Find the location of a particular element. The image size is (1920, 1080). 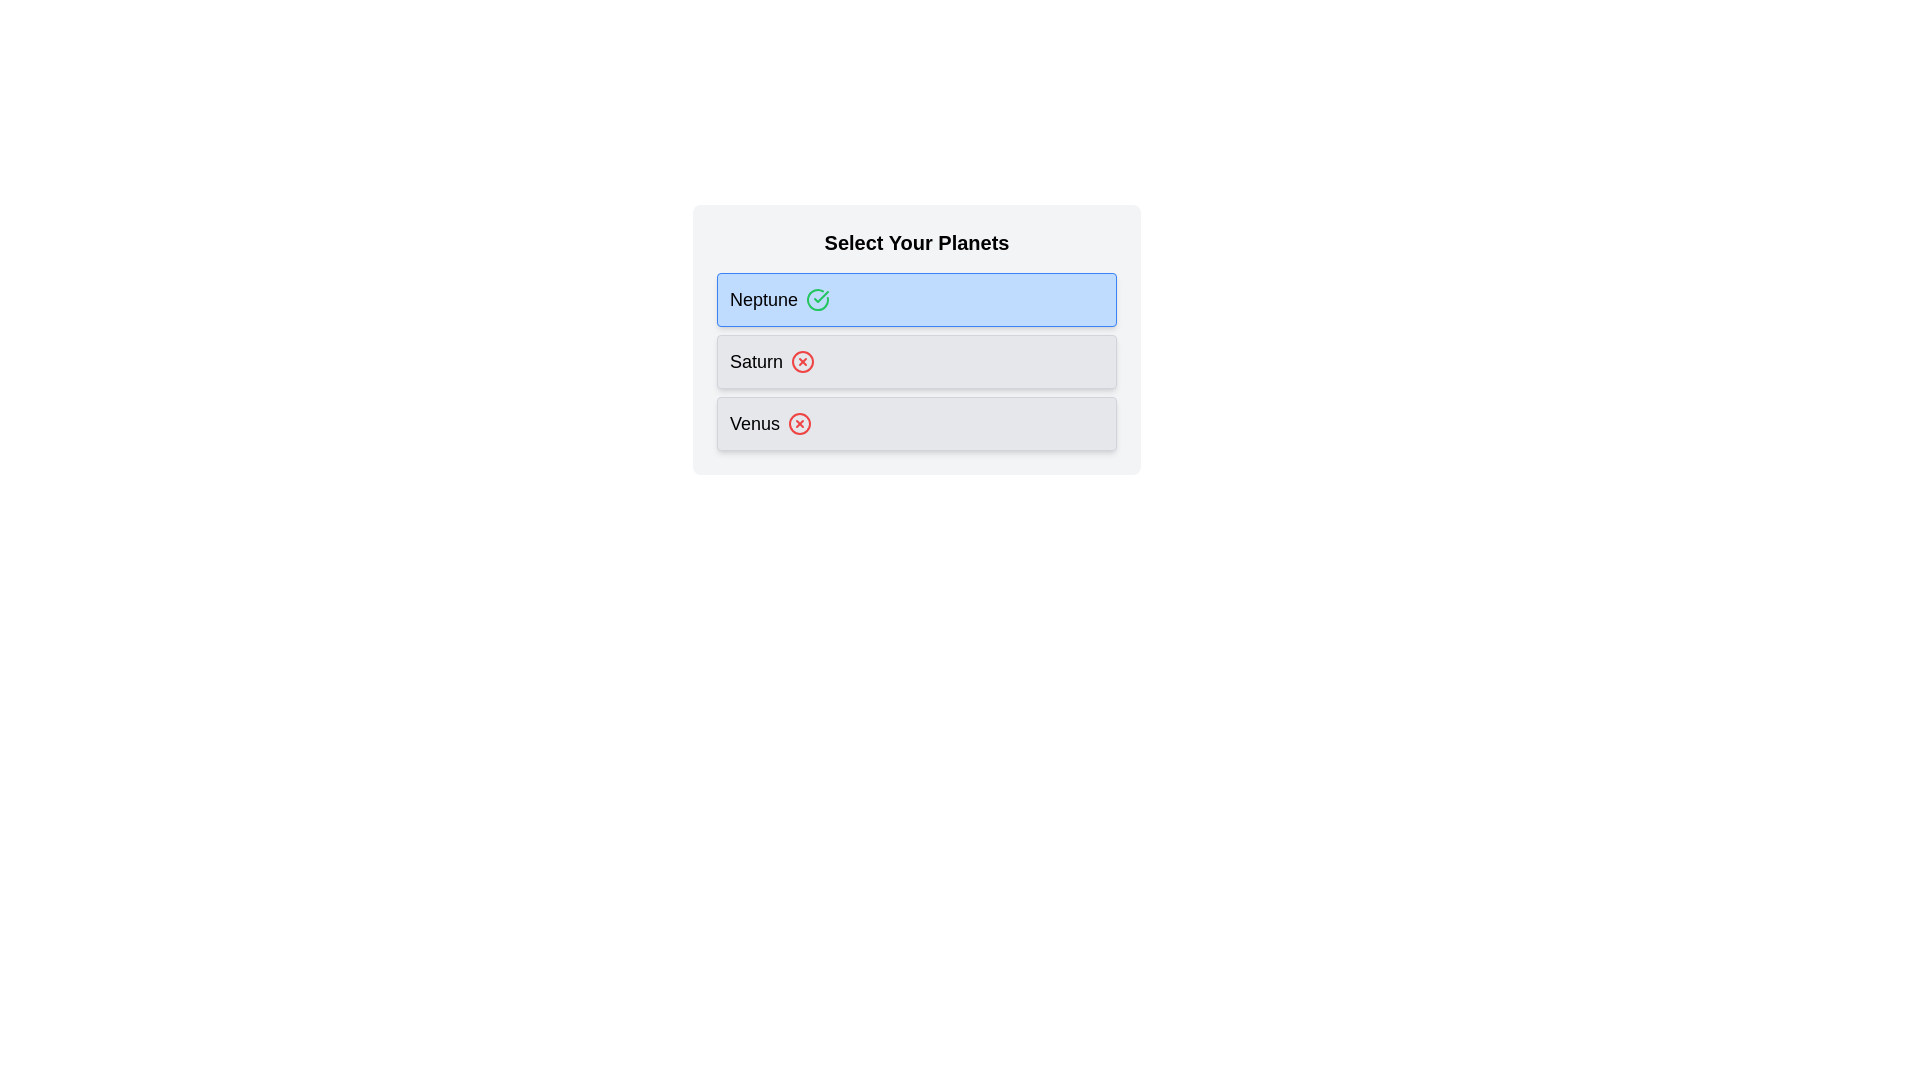

the chip labeled Neptune is located at coordinates (817, 300).